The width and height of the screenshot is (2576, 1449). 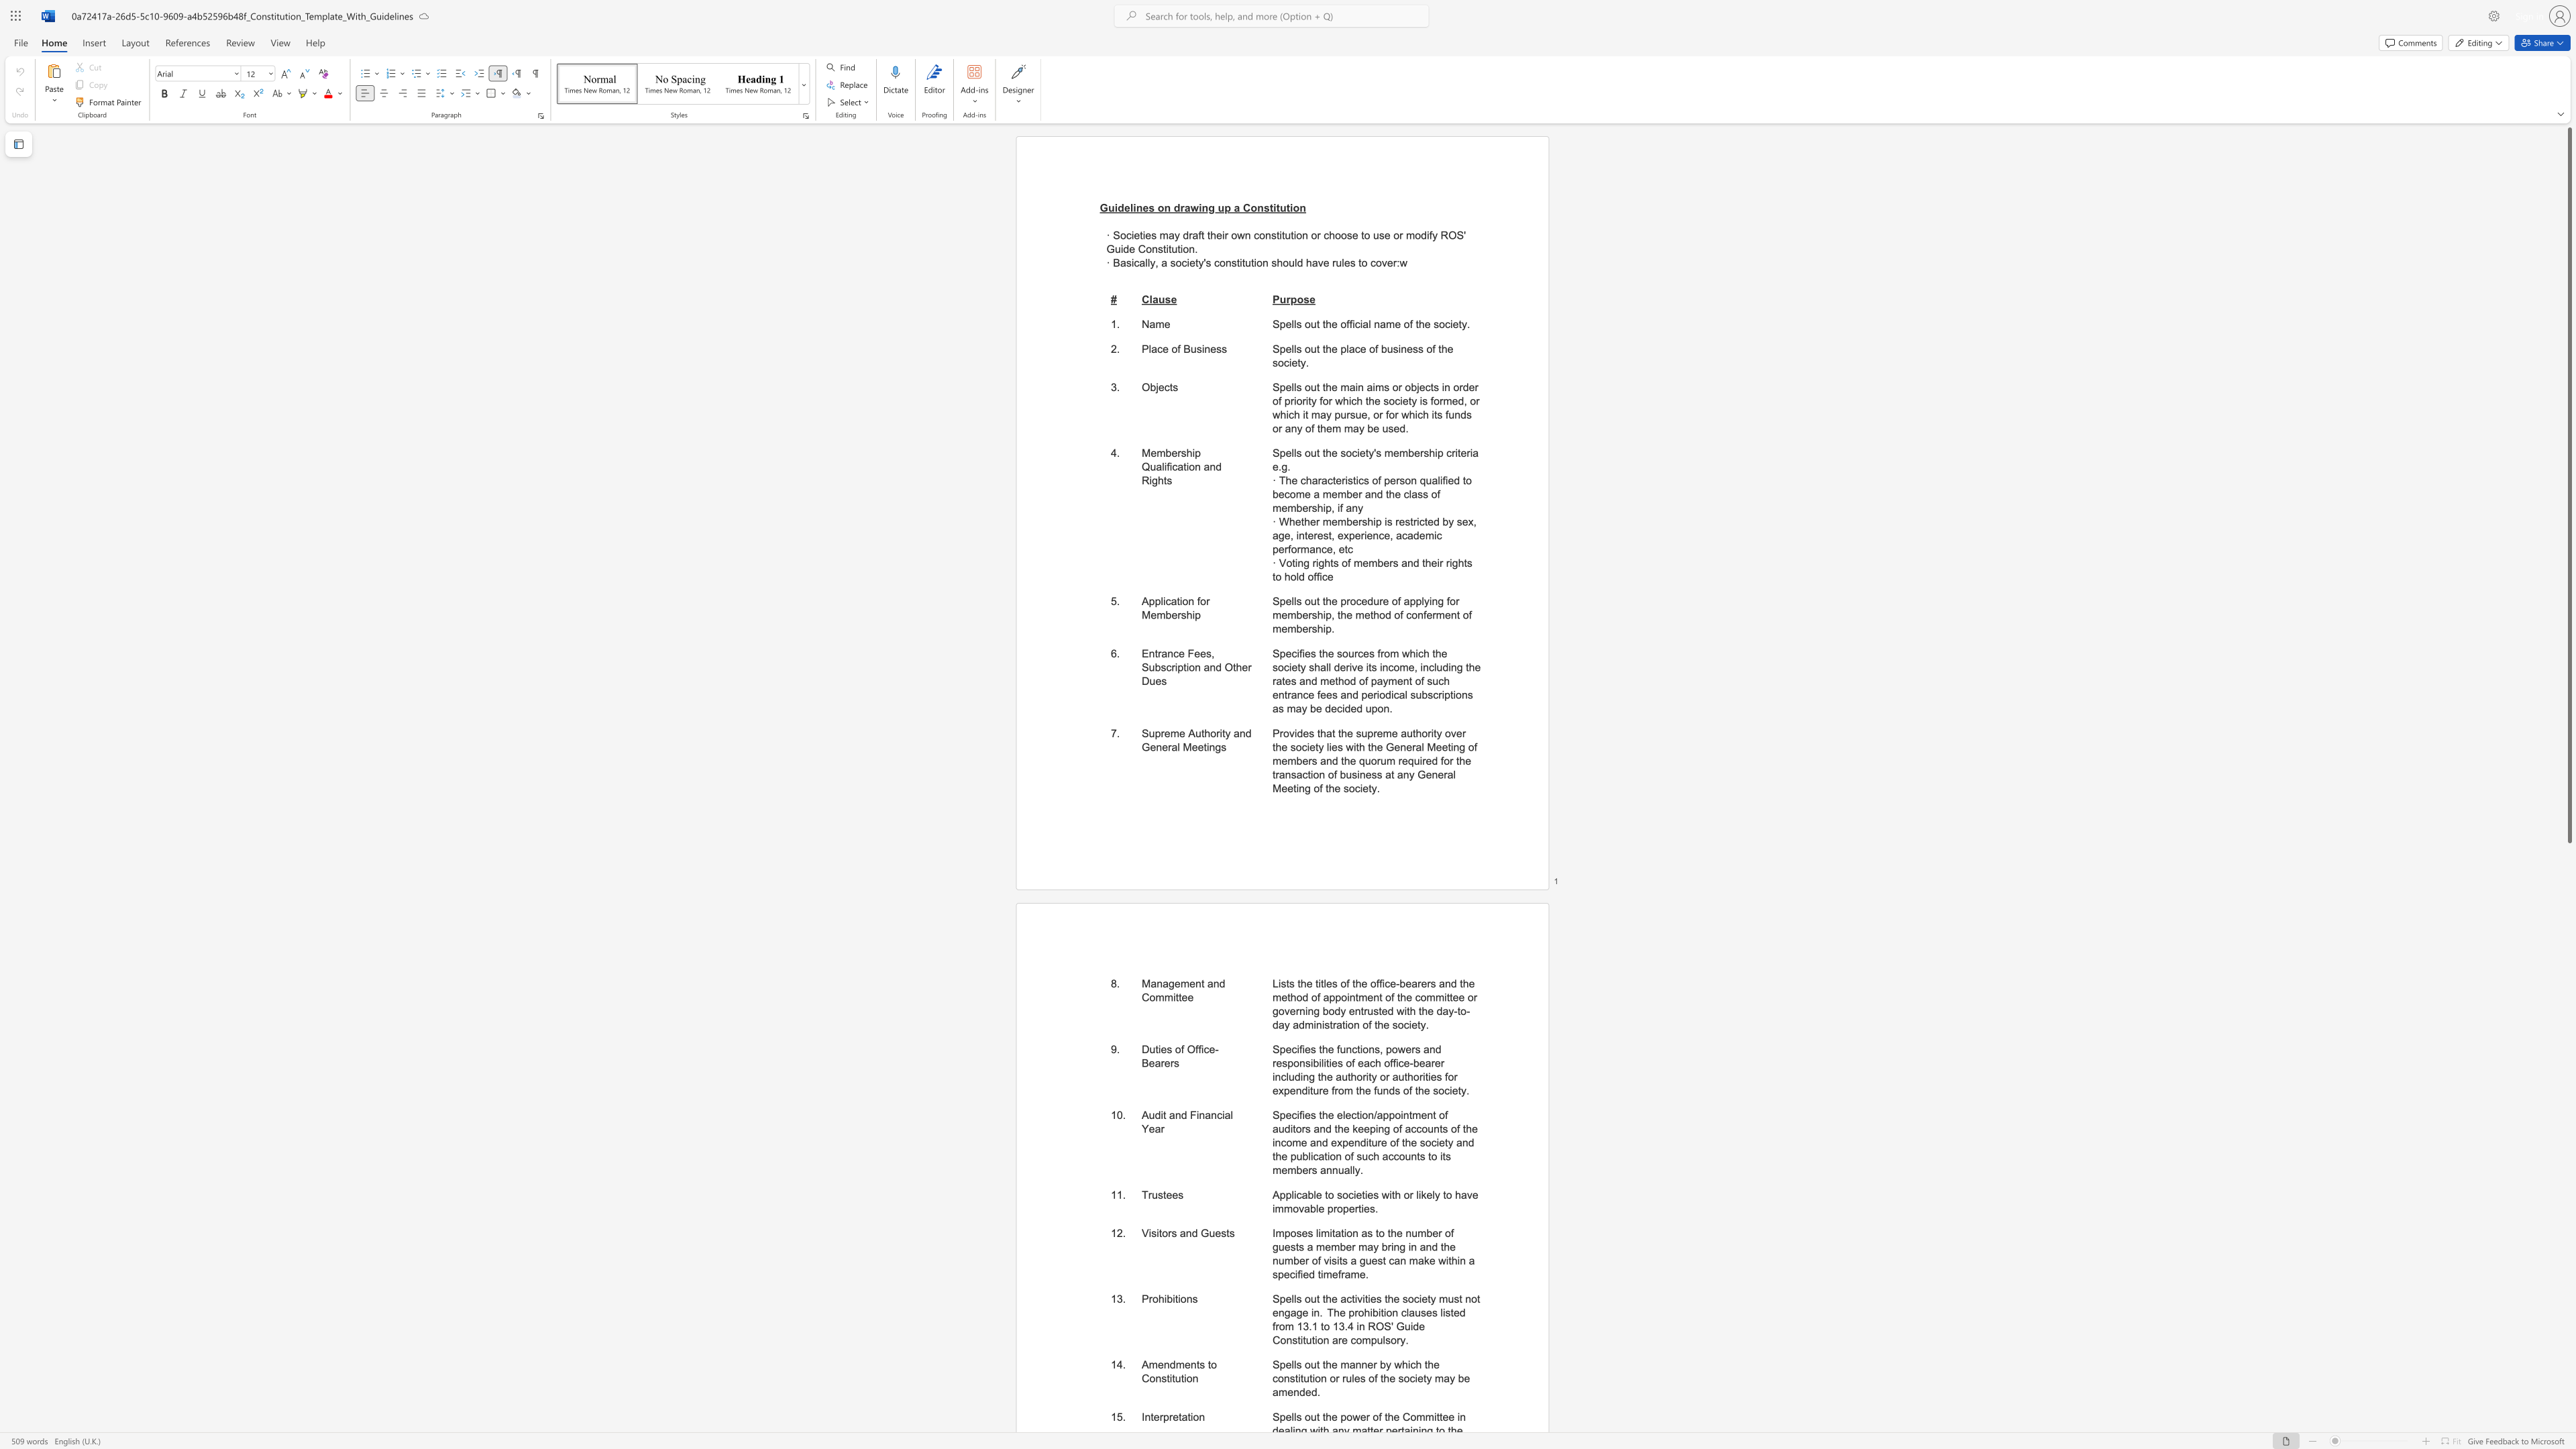 I want to click on the space between the continuous character "u" and "s" in the text, so click(x=1196, y=349).